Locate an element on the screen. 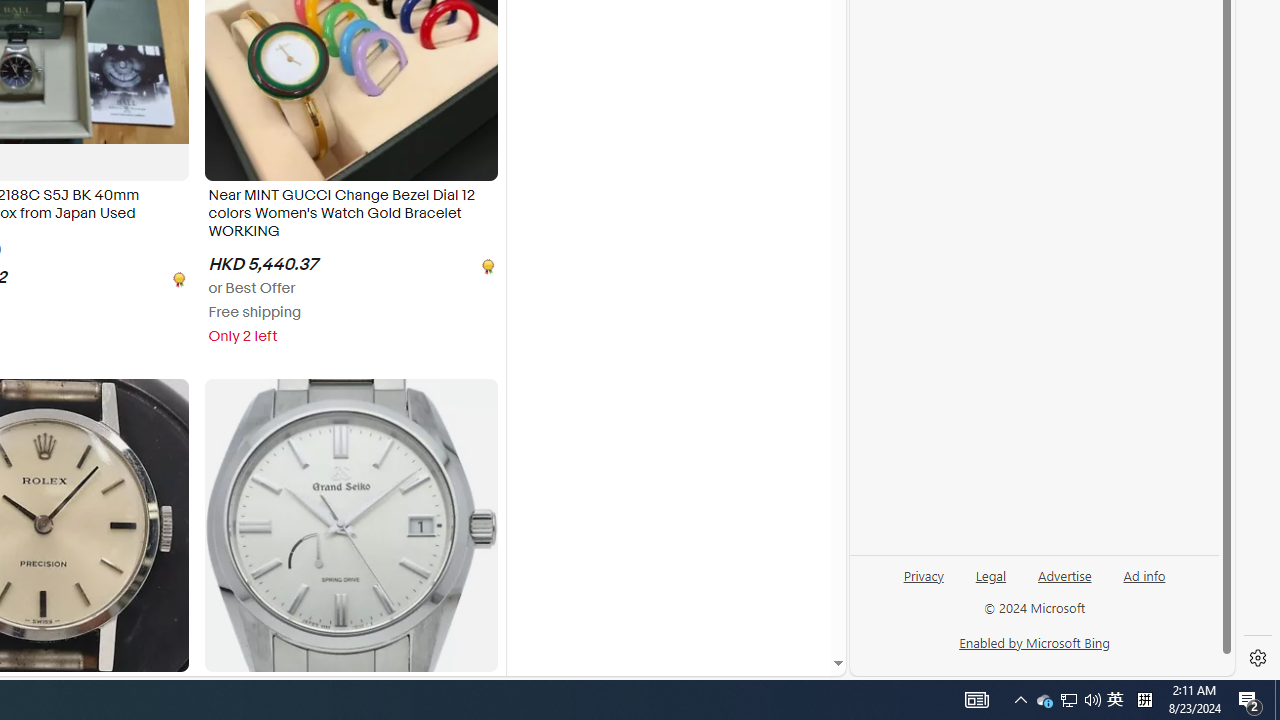 This screenshot has width=1280, height=720. 'Advertise' is located at coordinates (1063, 583).